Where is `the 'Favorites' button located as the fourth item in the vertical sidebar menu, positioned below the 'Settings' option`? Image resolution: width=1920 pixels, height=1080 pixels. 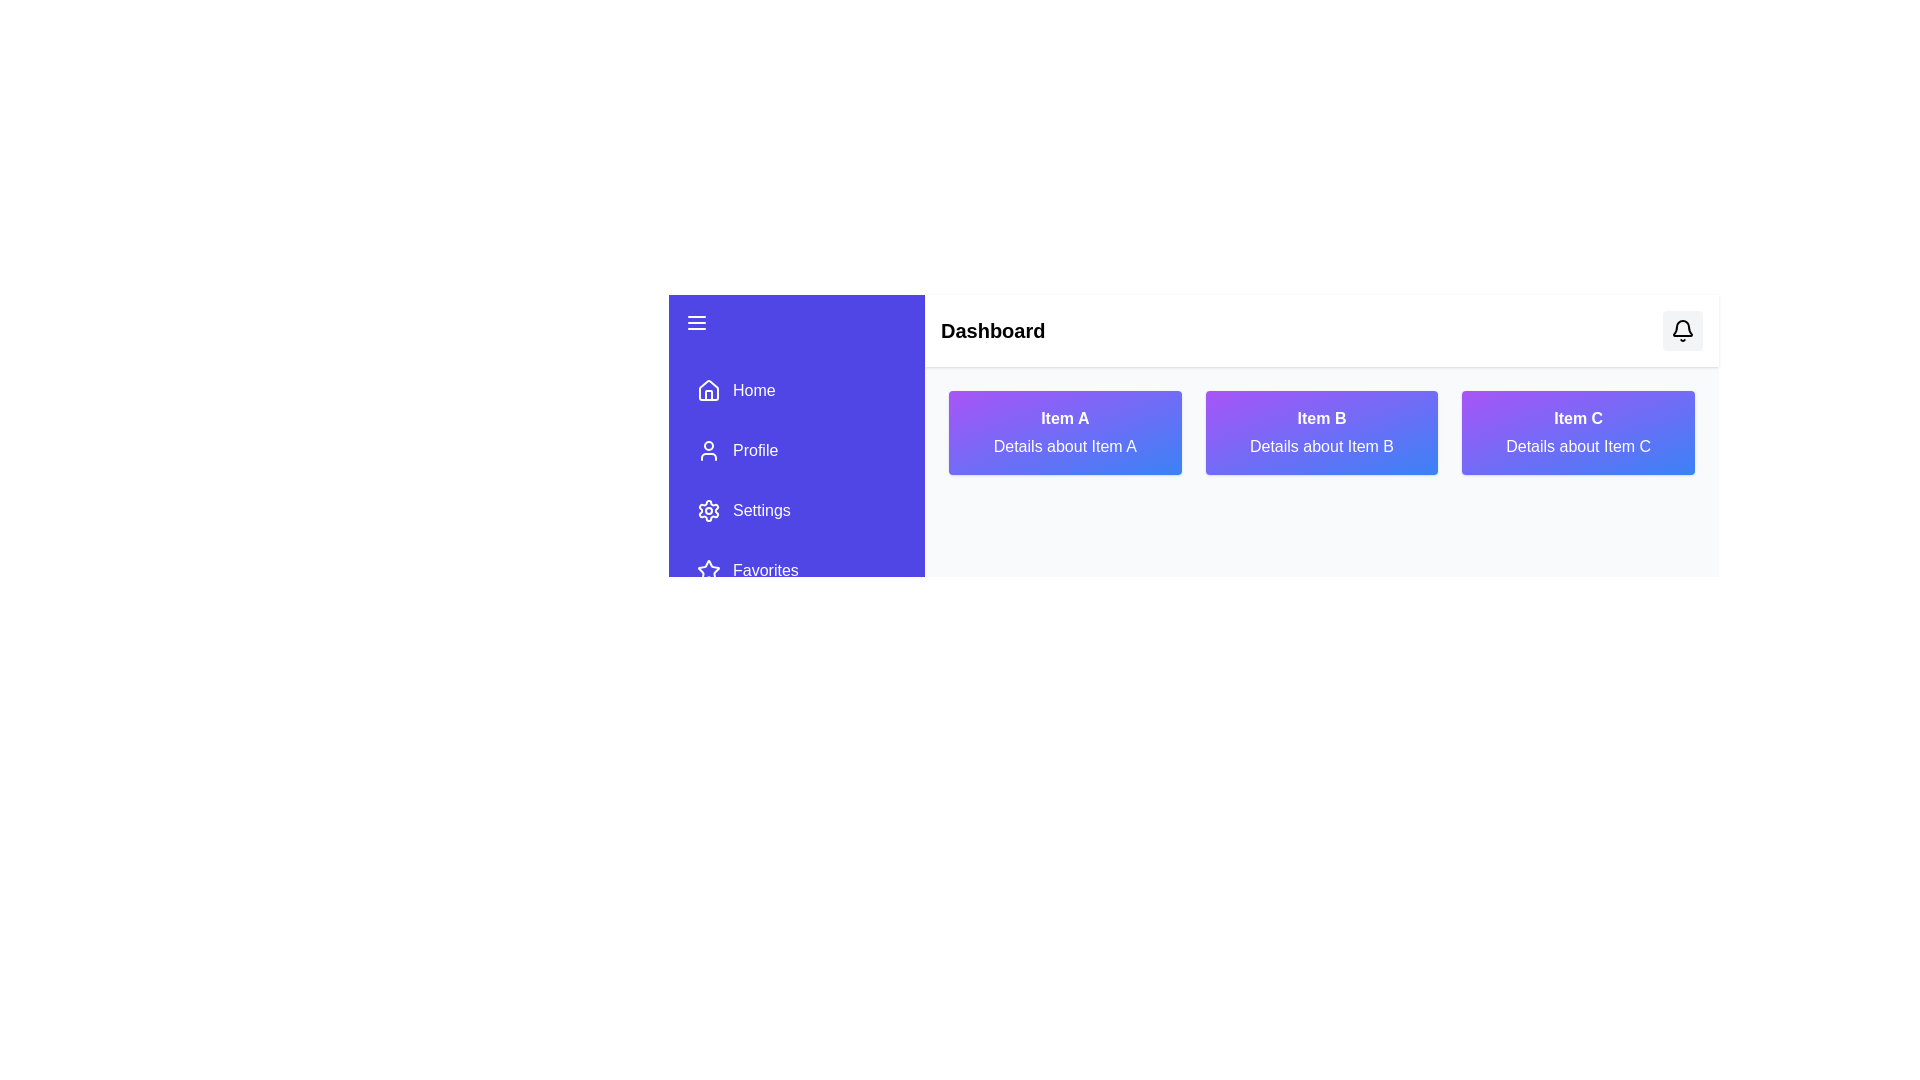
the 'Favorites' button located as the fourth item in the vertical sidebar menu, positioned below the 'Settings' option is located at coordinates (795, 570).